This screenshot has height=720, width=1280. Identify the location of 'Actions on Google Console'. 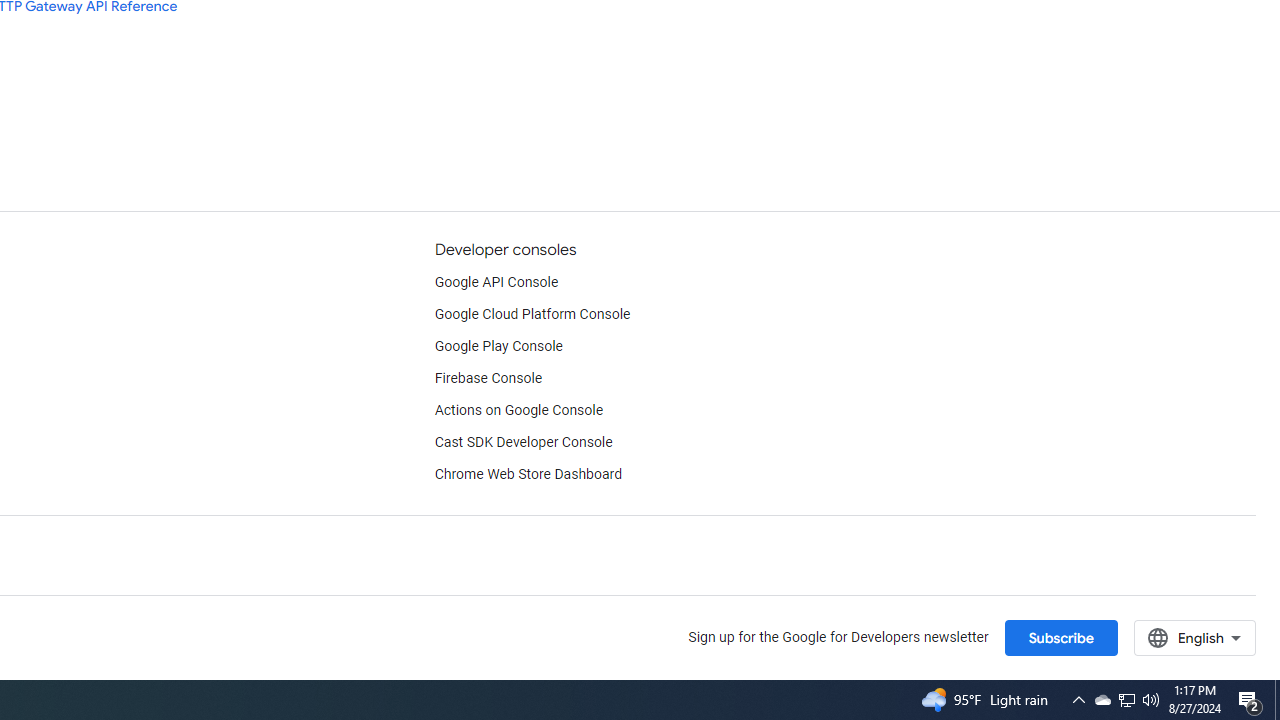
(519, 410).